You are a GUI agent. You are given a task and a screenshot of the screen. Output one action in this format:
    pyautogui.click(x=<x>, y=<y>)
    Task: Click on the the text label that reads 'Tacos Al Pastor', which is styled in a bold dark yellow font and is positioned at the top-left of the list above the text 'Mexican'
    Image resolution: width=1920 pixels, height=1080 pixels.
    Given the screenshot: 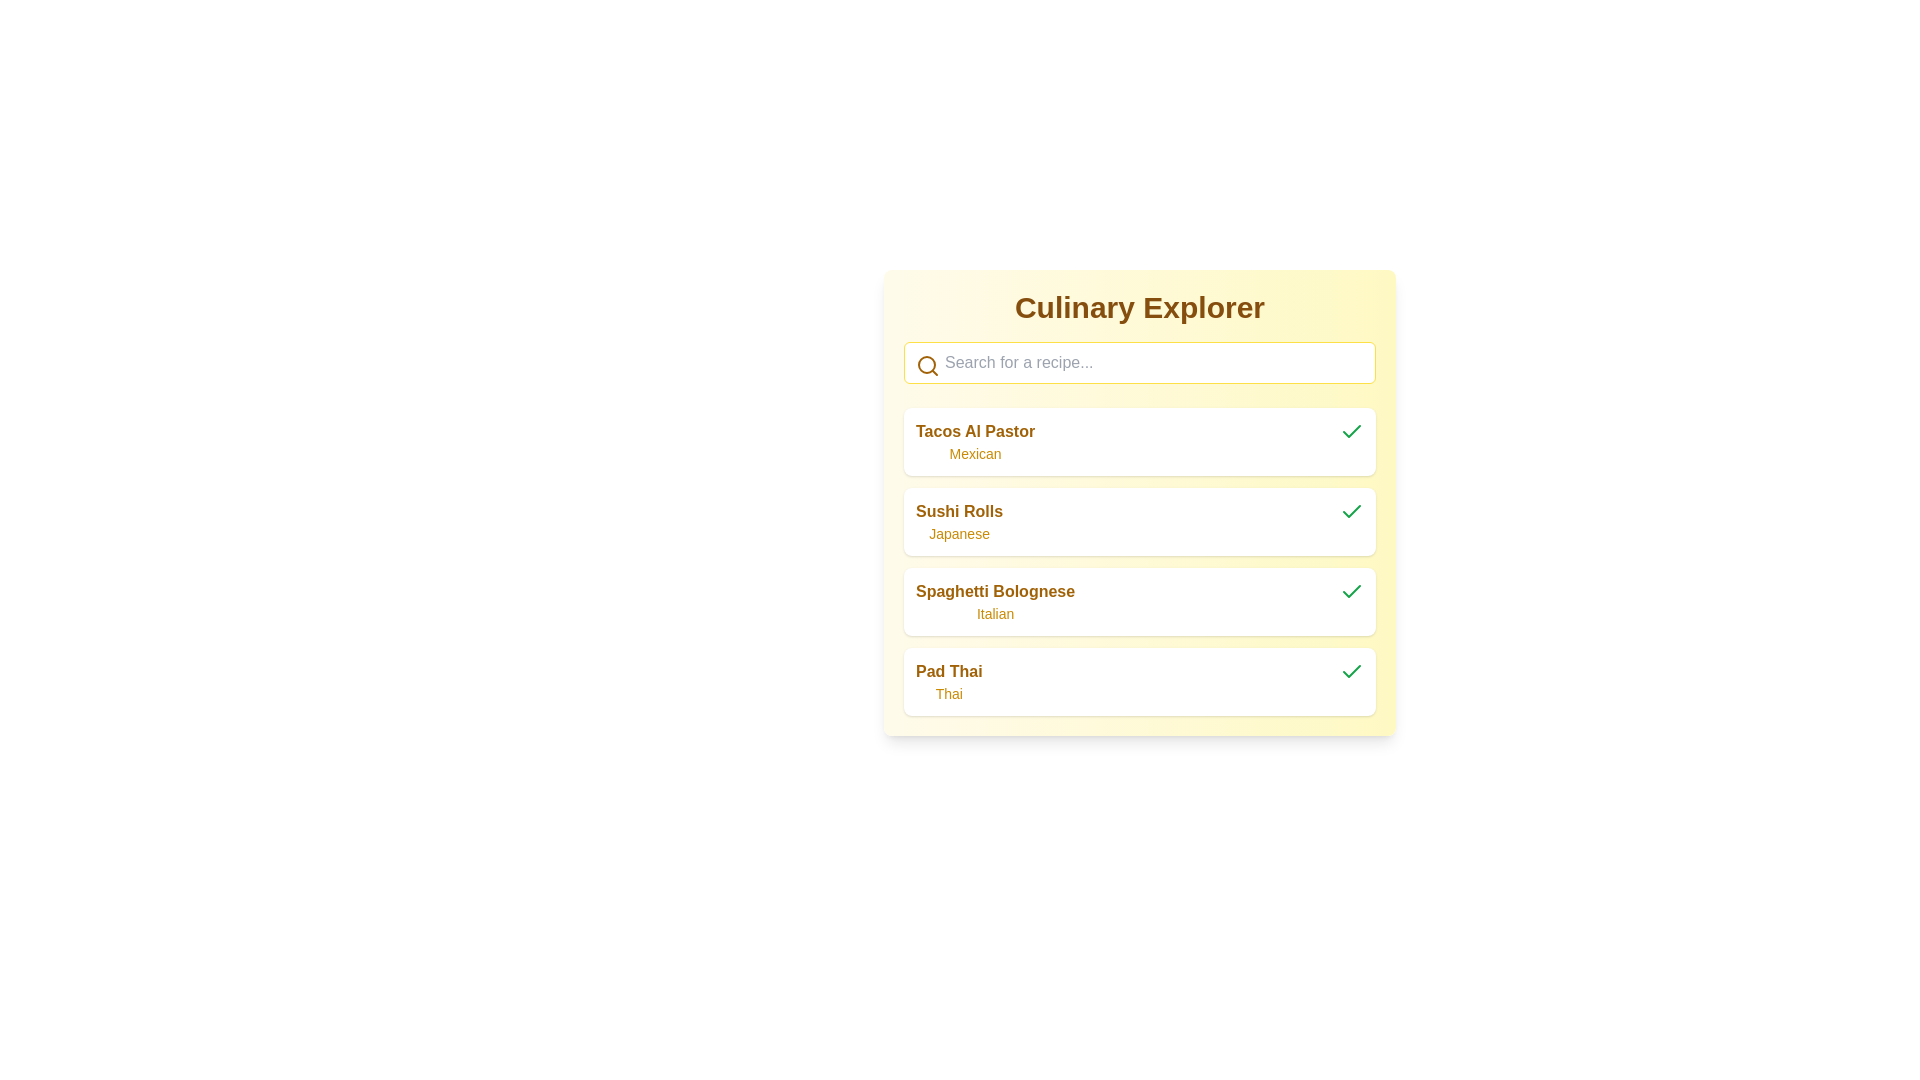 What is the action you would take?
    pyautogui.click(x=975, y=431)
    